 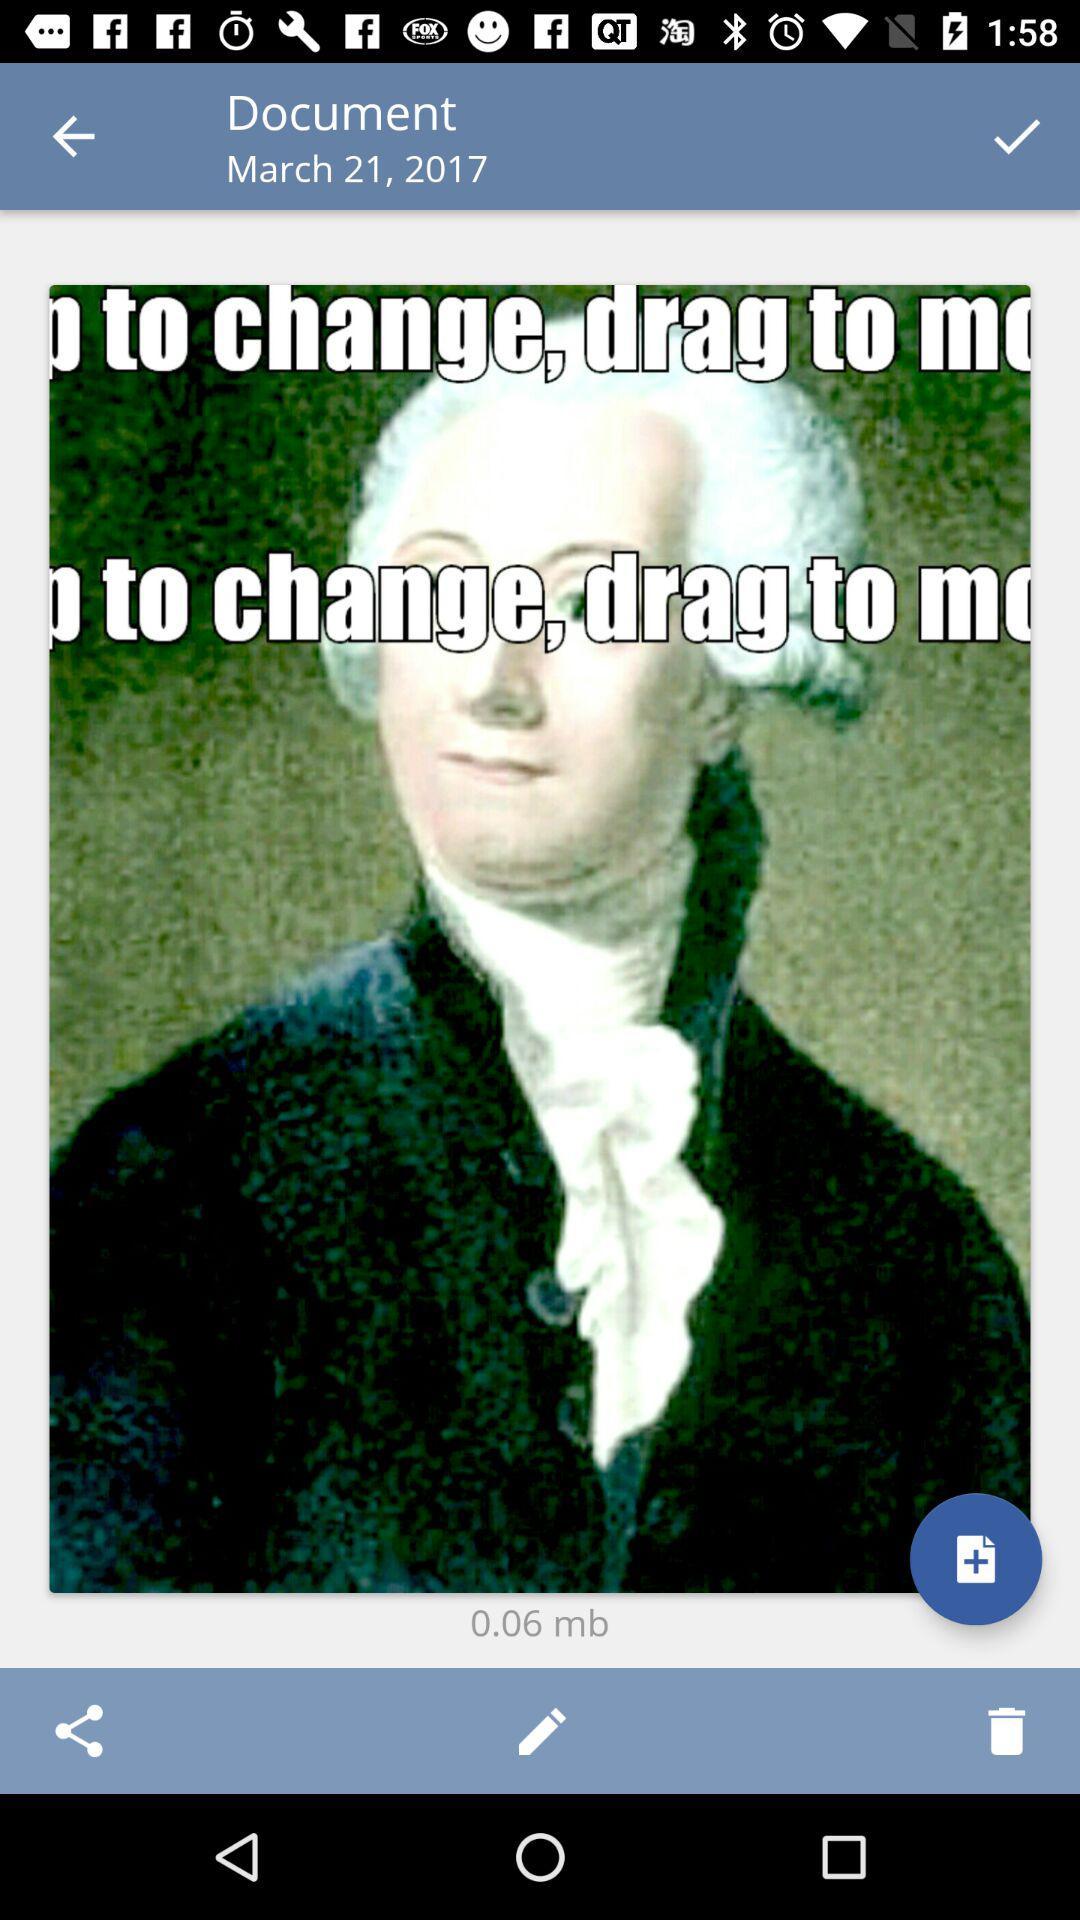 I want to click on the share icon, so click(x=77, y=1730).